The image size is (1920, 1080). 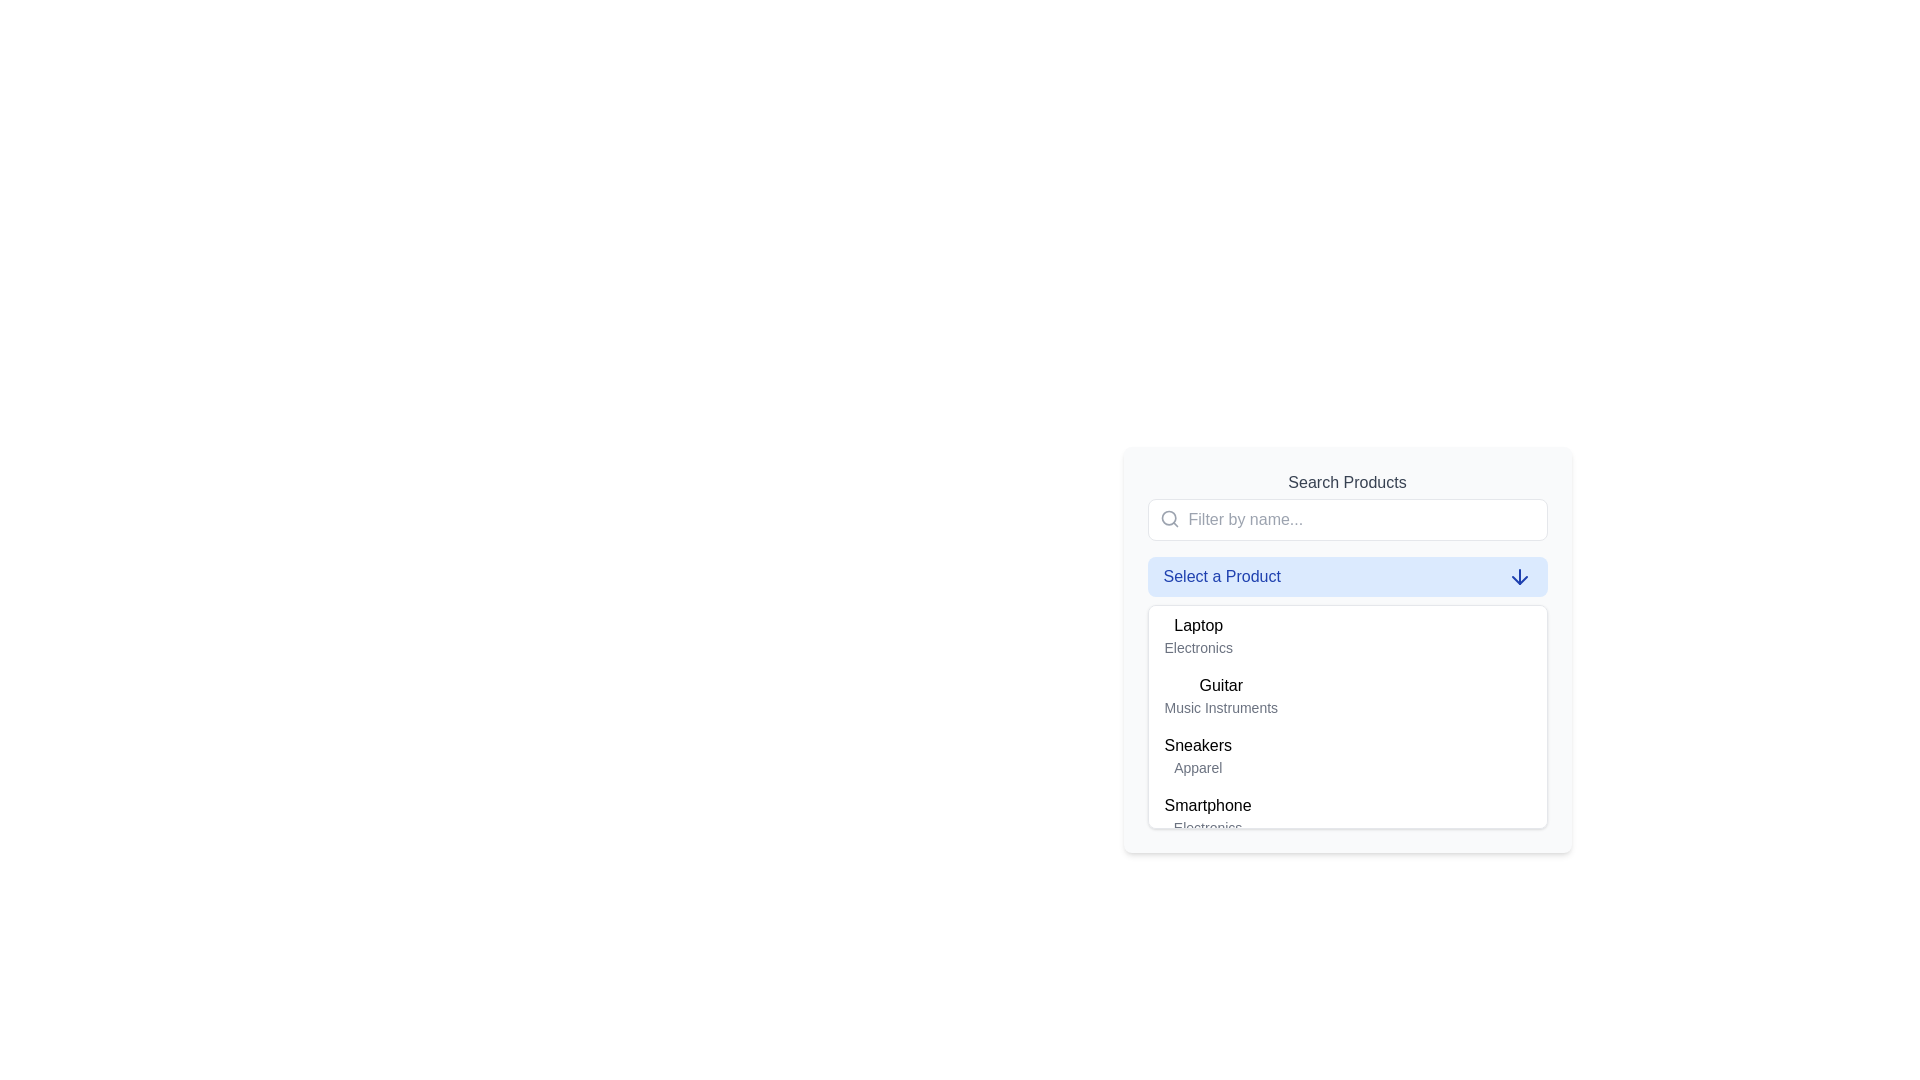 I want to click on the Text label providing additional category information for the 'Sneakers' product group located under the 'Sneakers' item in the dropdown panel, so click(x=1198, y=766).